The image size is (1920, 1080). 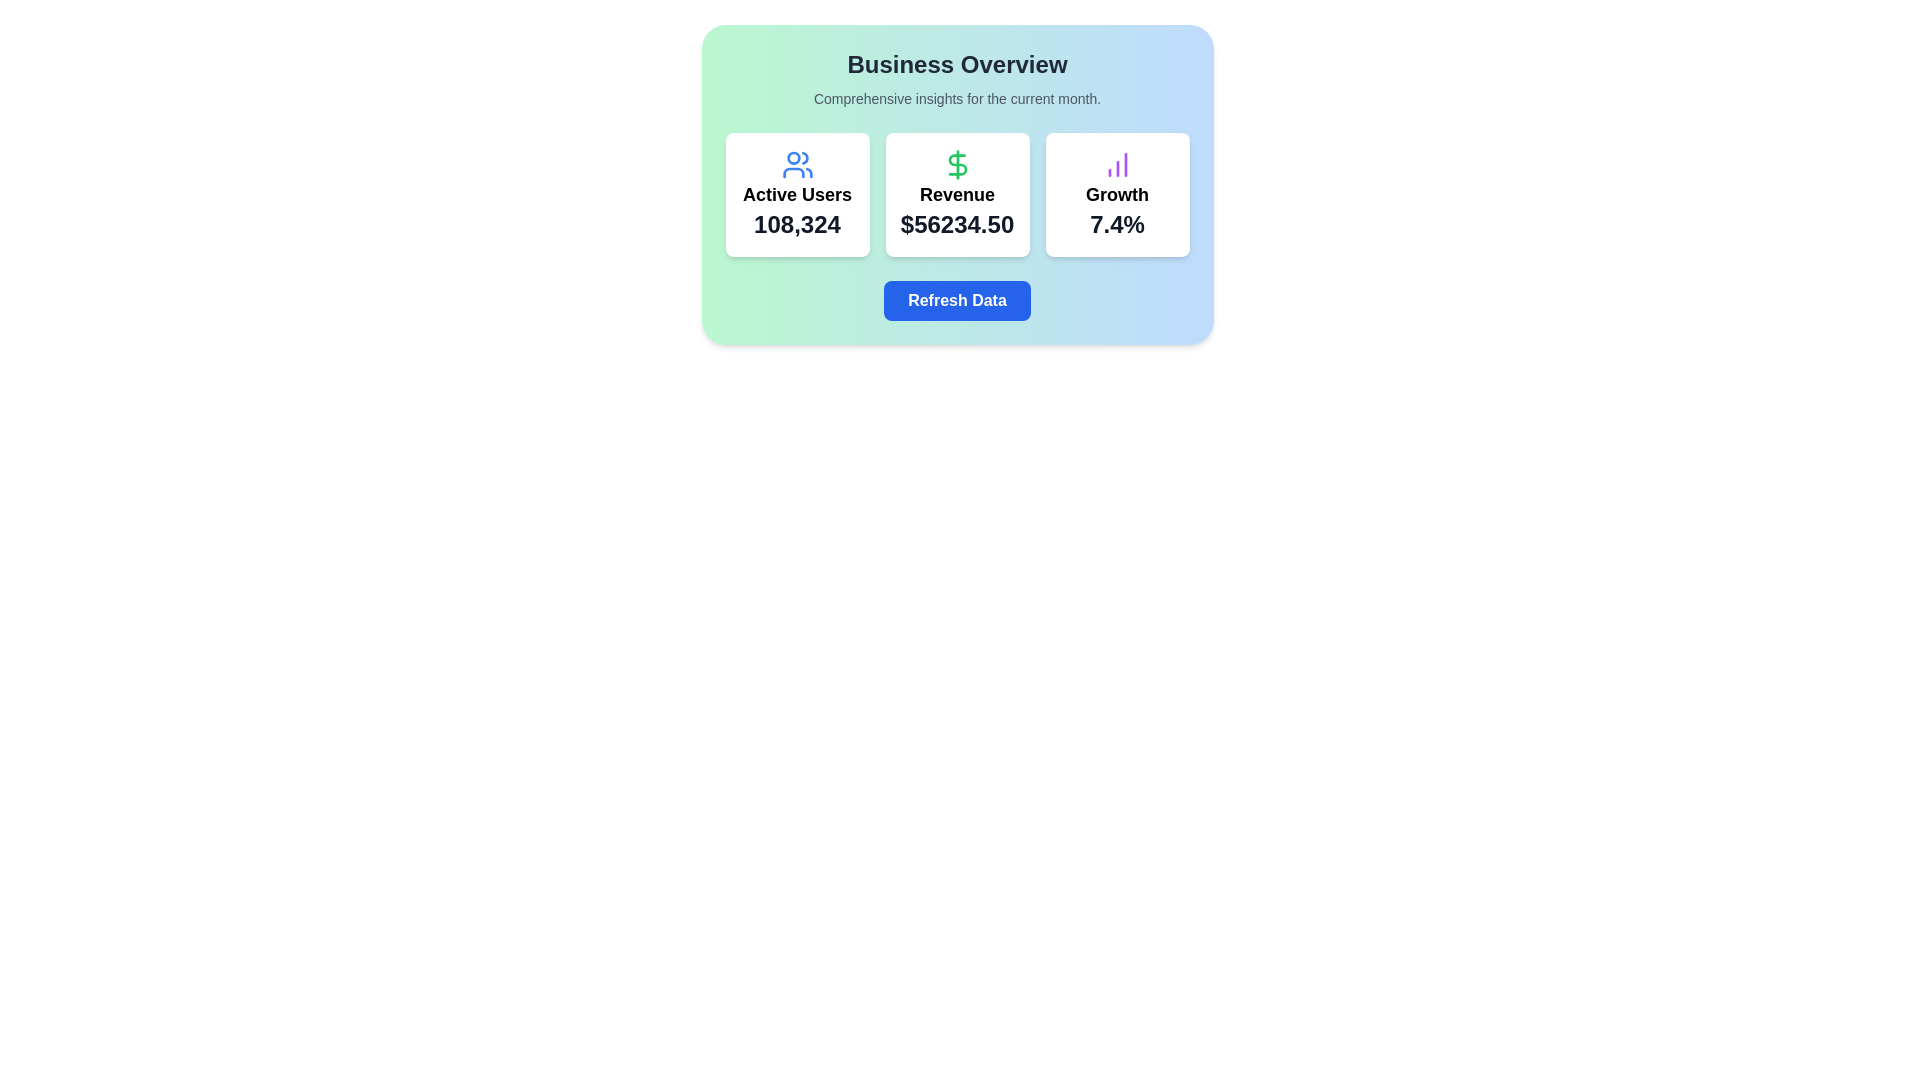 What do you see at coordinates (1116, 195) in the screenshot?
I see `the Display card element that represents 'Growth' with a purple bar graph icon and shows a percentage of '7.4%', located at the bottom-right section of the 'Business Overview' panel` at bounding box center [1116, 195].